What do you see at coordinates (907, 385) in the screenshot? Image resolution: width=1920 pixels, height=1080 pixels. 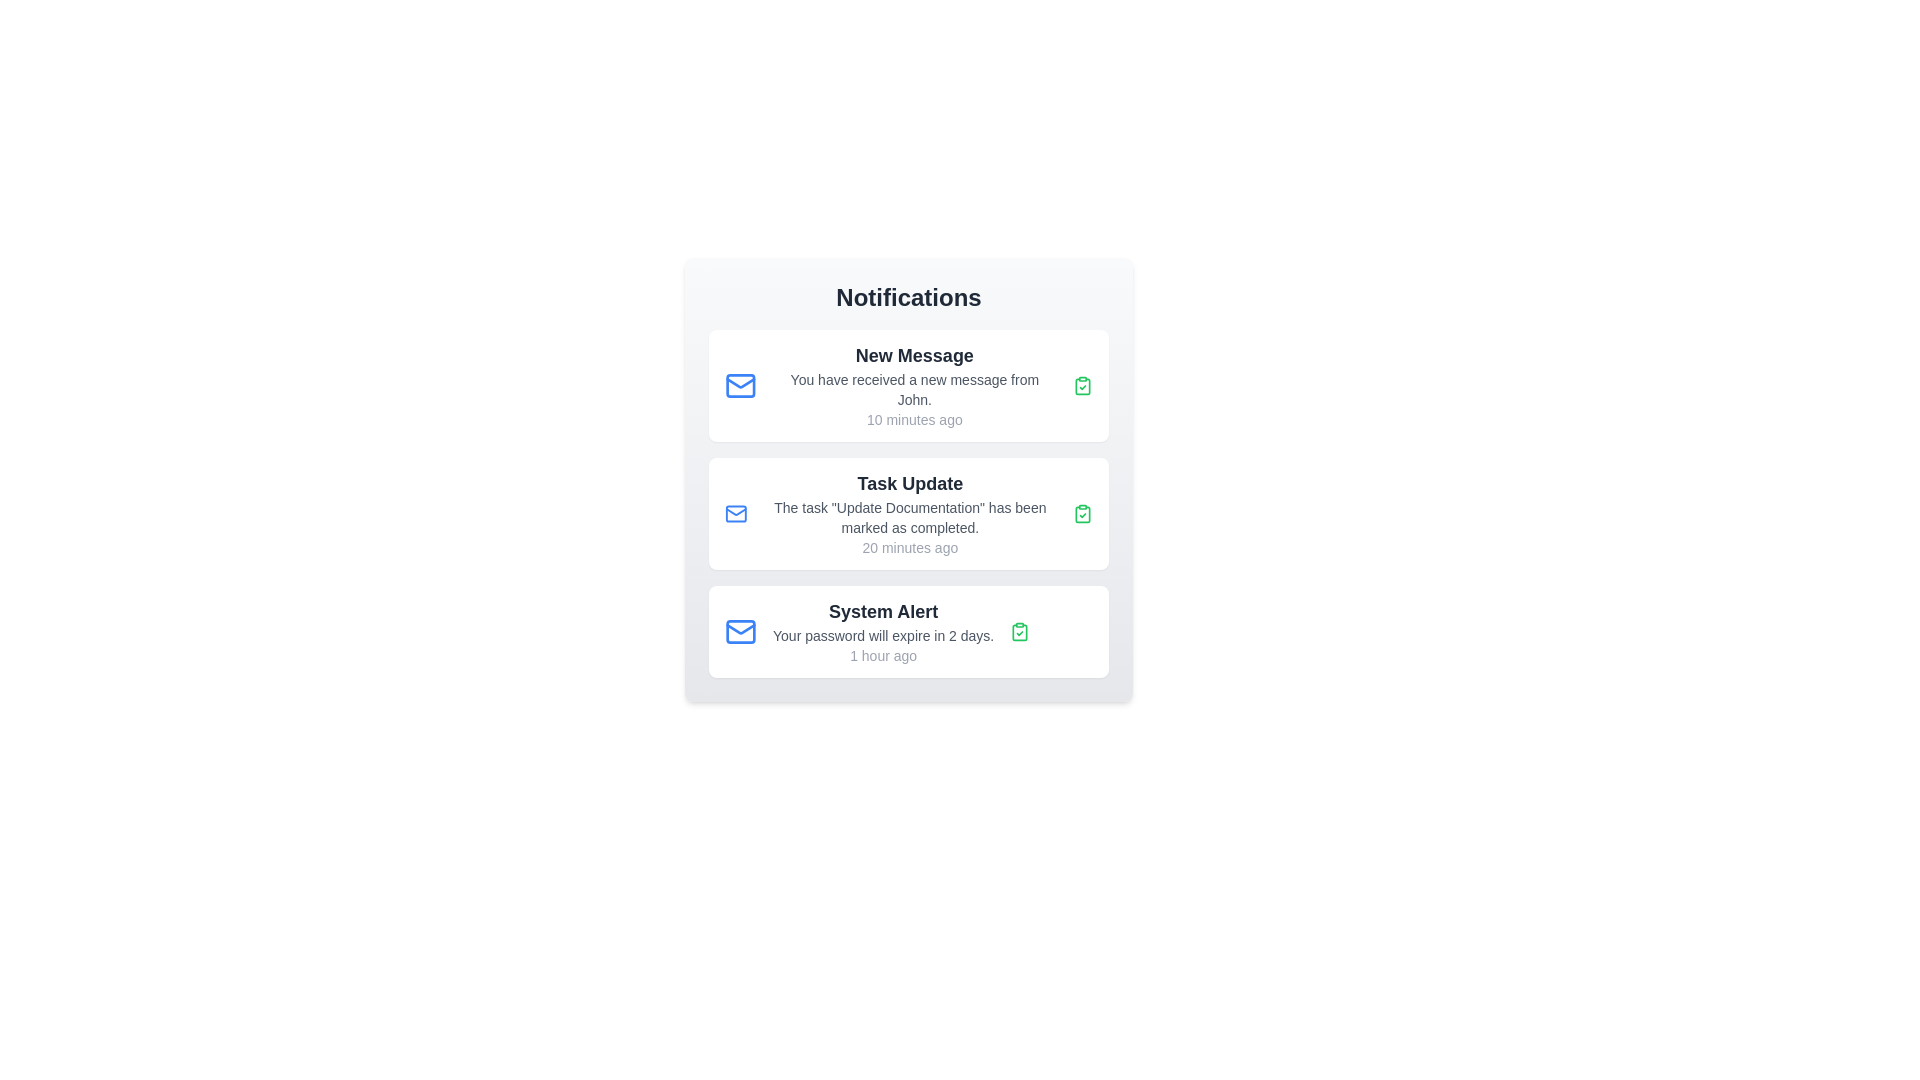 I see `the notification with title New Message` at bounding box center [907, 385].